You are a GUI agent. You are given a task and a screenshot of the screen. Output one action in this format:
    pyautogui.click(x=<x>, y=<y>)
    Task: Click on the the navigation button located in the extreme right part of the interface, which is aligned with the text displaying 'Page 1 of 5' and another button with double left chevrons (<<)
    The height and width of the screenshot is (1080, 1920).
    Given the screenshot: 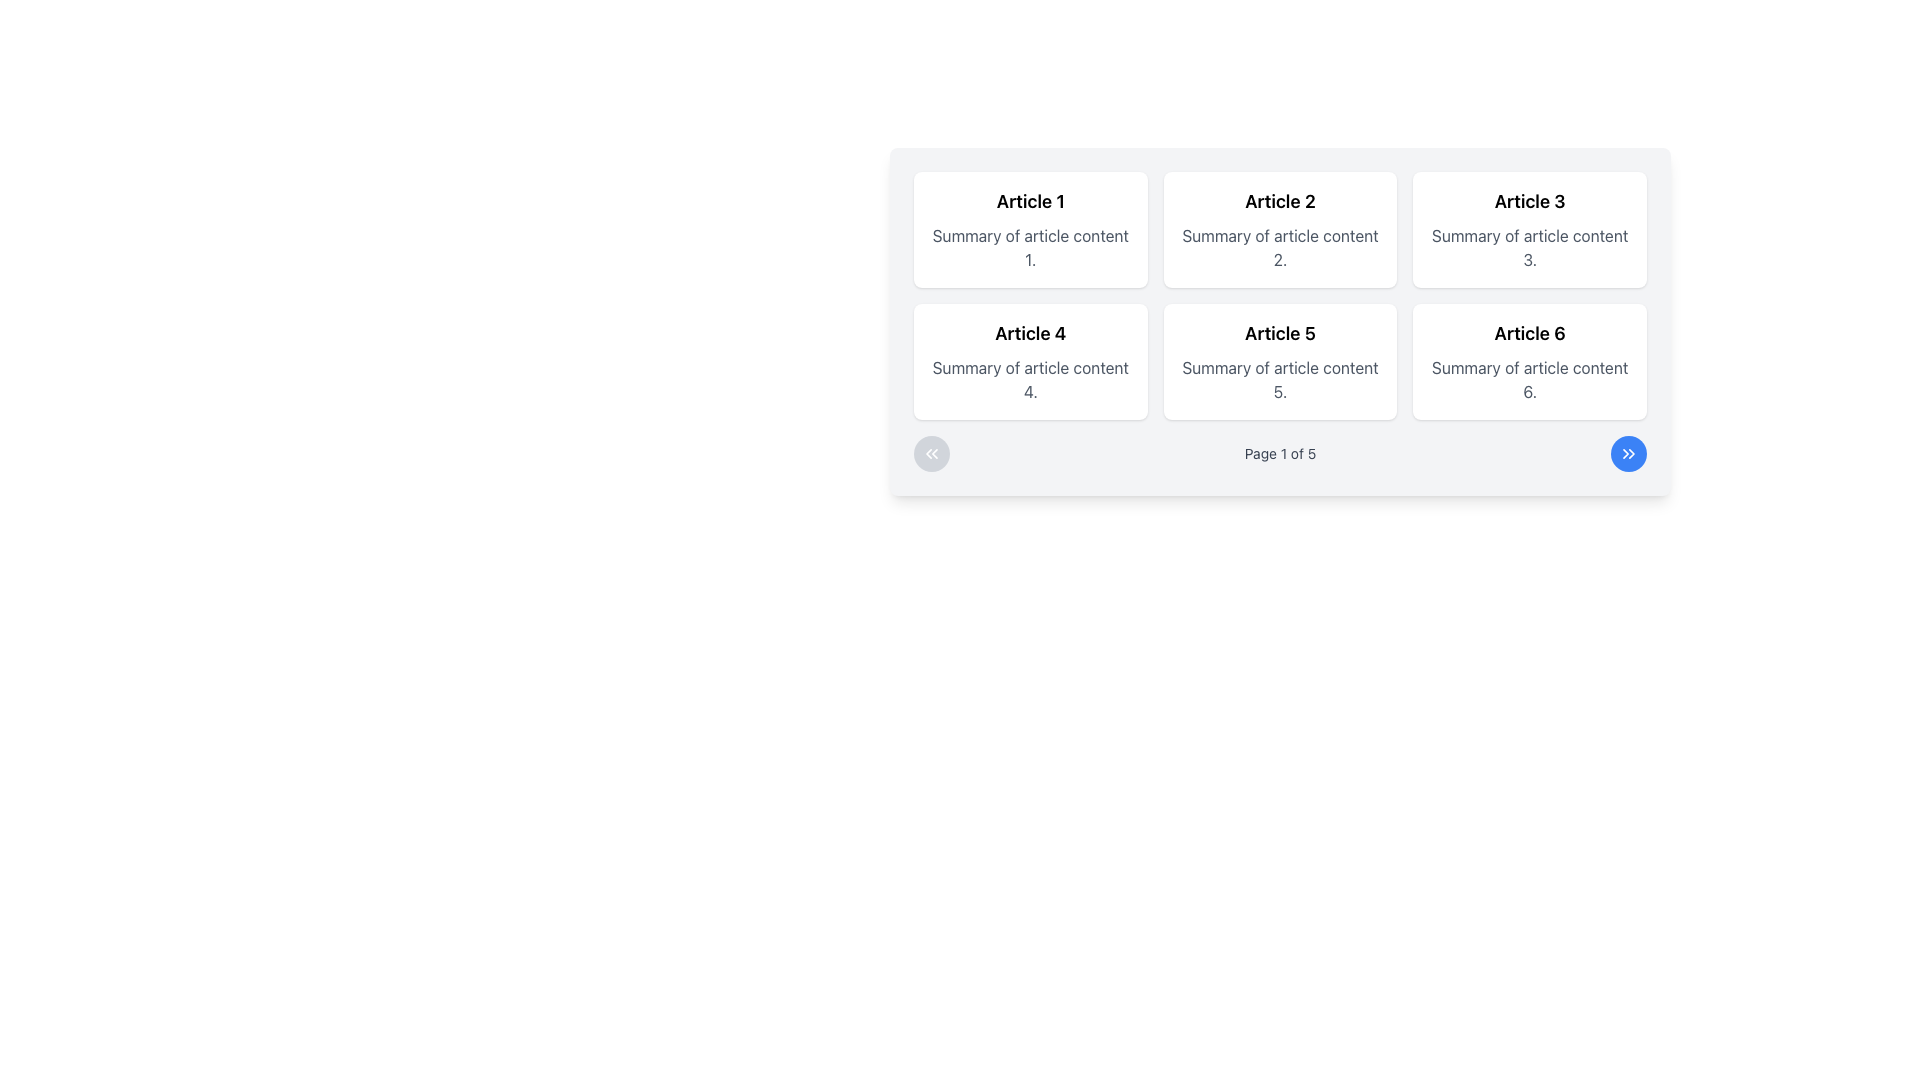 What is the action you would take?
    pyautogui.click(x=1628, y=454)
    